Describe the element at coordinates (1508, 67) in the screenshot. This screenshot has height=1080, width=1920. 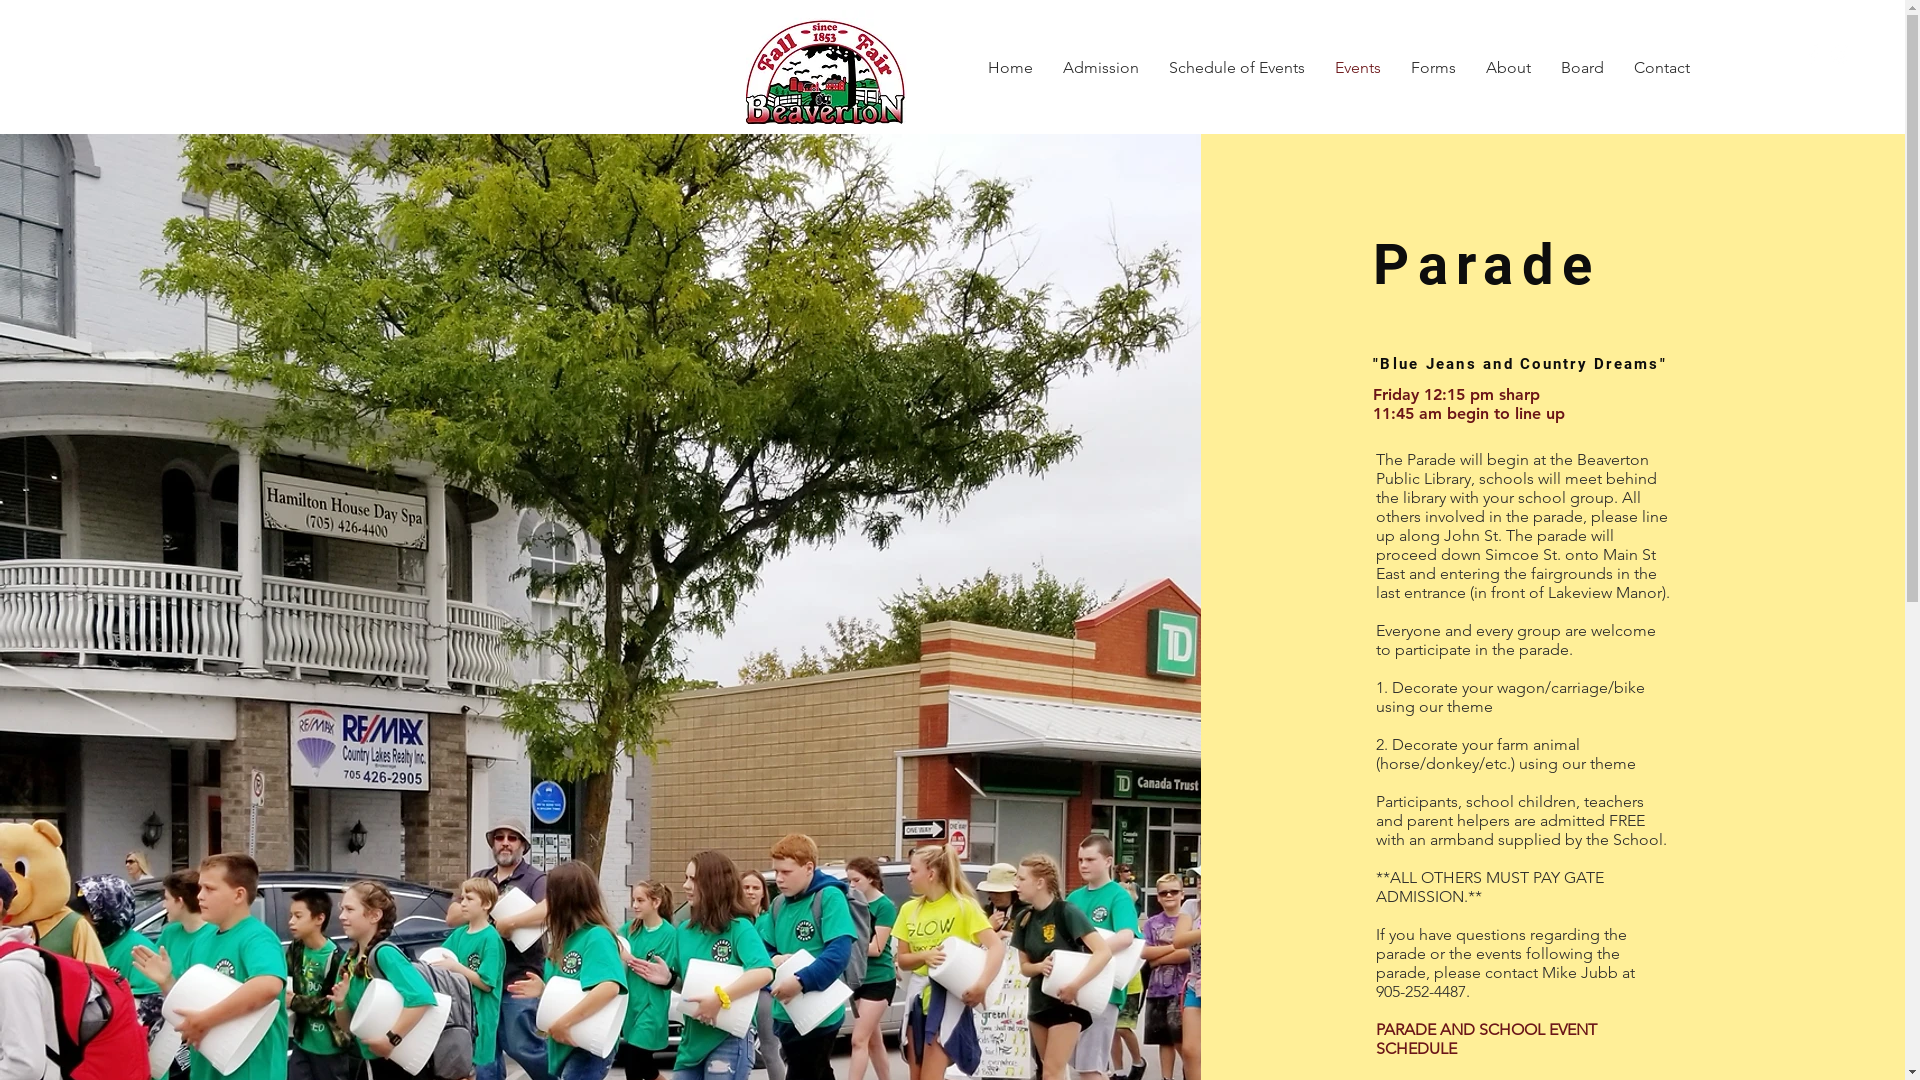
I see `'About'` at that location.